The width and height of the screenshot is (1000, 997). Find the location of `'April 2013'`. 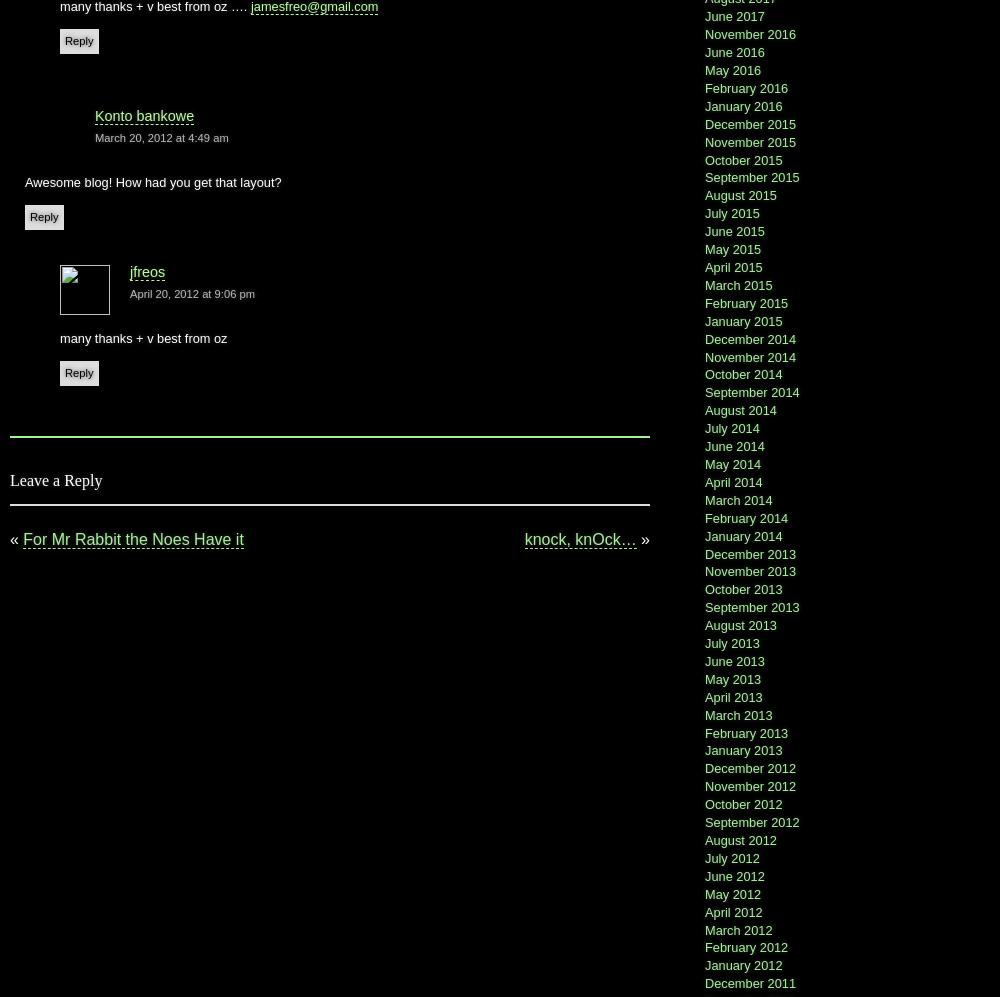

'April 2013' is located at coordinates (732, 695).